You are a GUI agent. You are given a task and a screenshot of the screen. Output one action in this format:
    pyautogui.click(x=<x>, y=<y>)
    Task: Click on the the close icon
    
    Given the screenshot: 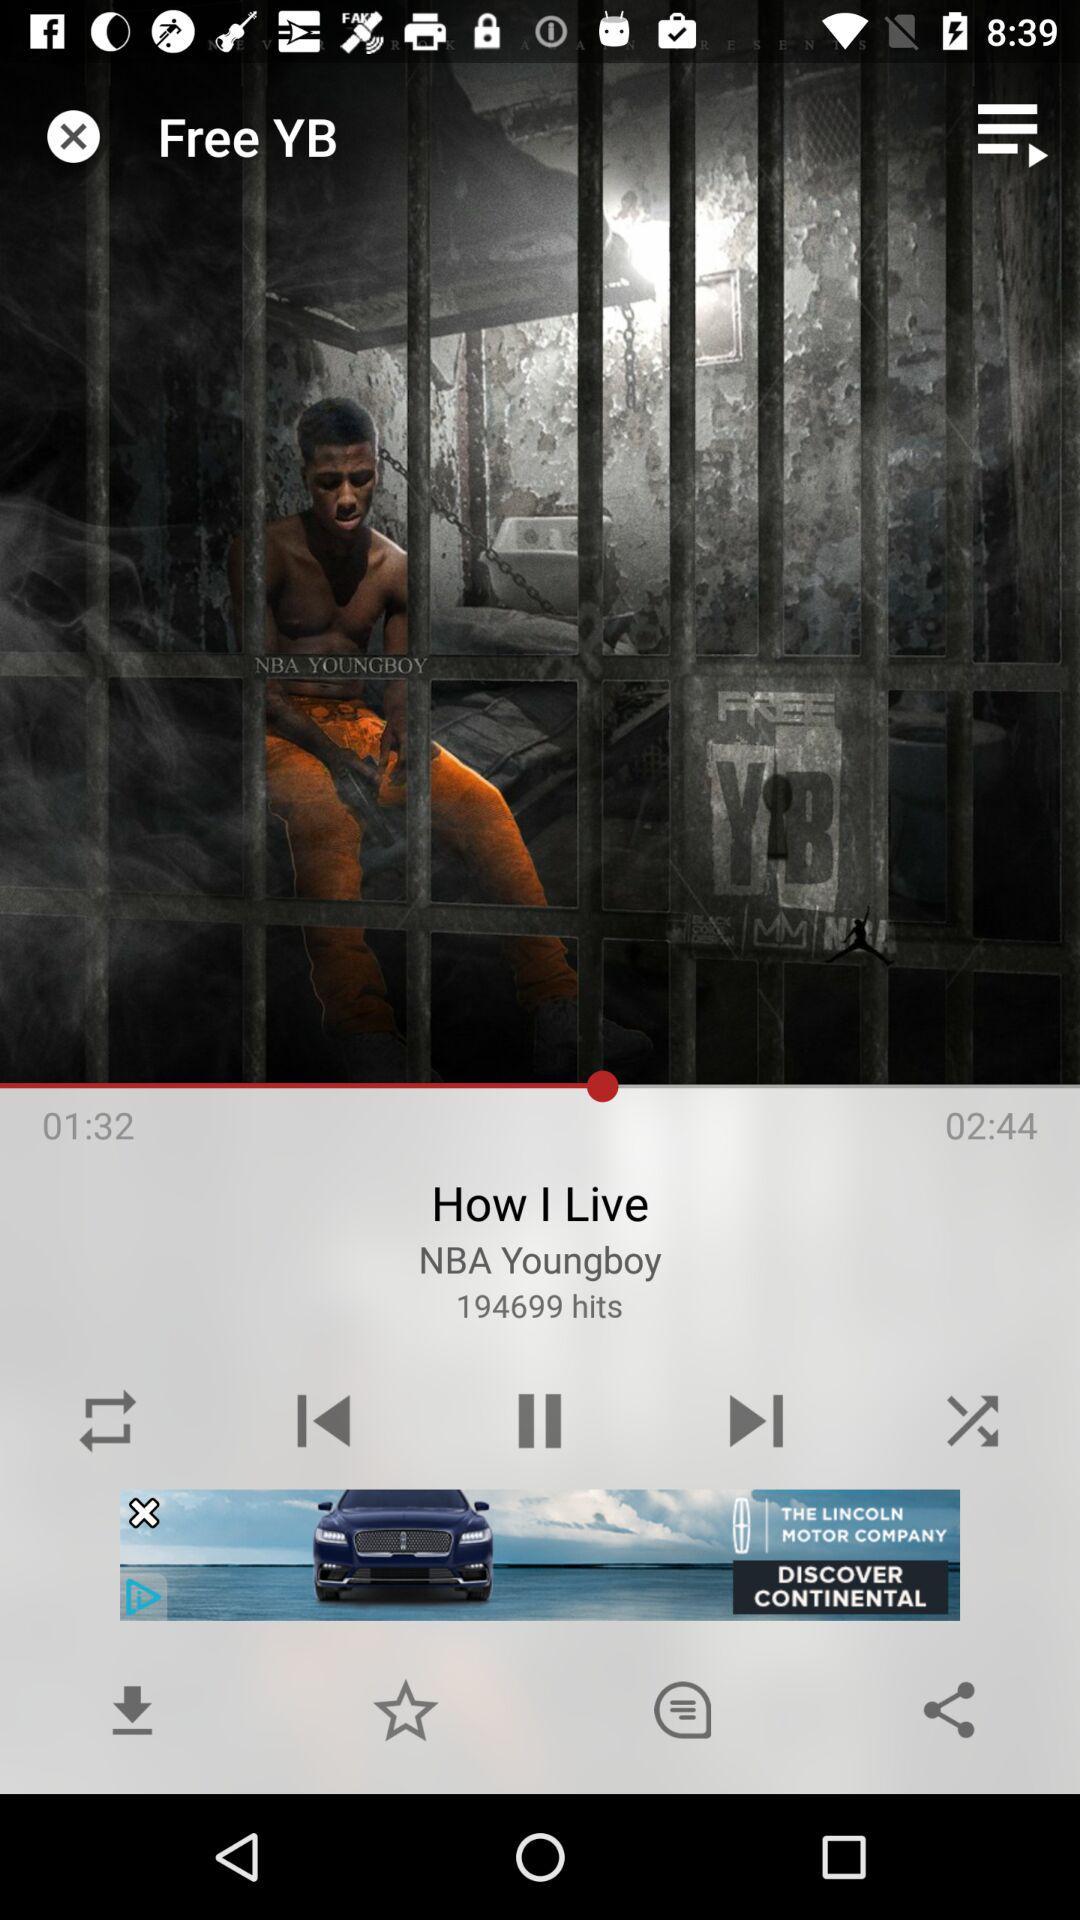 What is the action you would take?
    pyautogui.click(x=971, y=1420)
    